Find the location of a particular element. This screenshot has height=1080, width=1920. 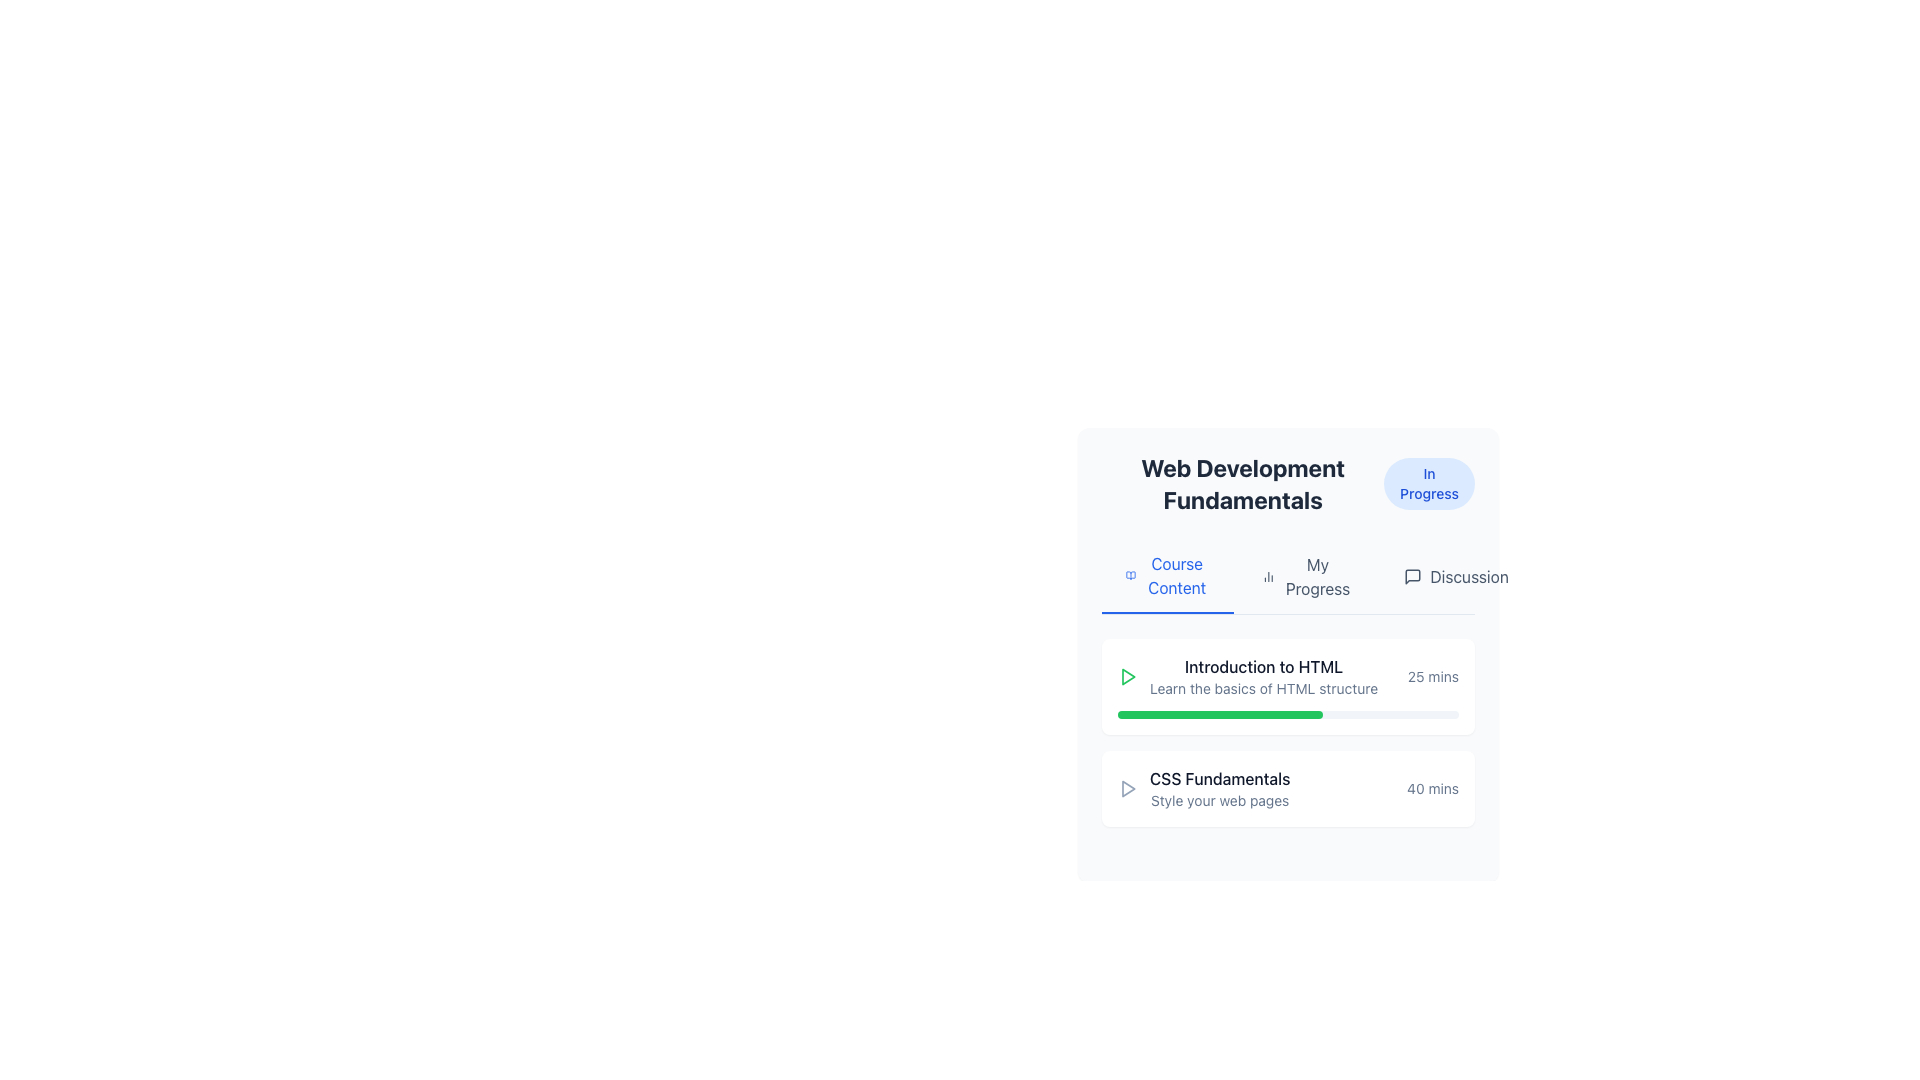

progress bar completion is located at coordinates (1148, 713).